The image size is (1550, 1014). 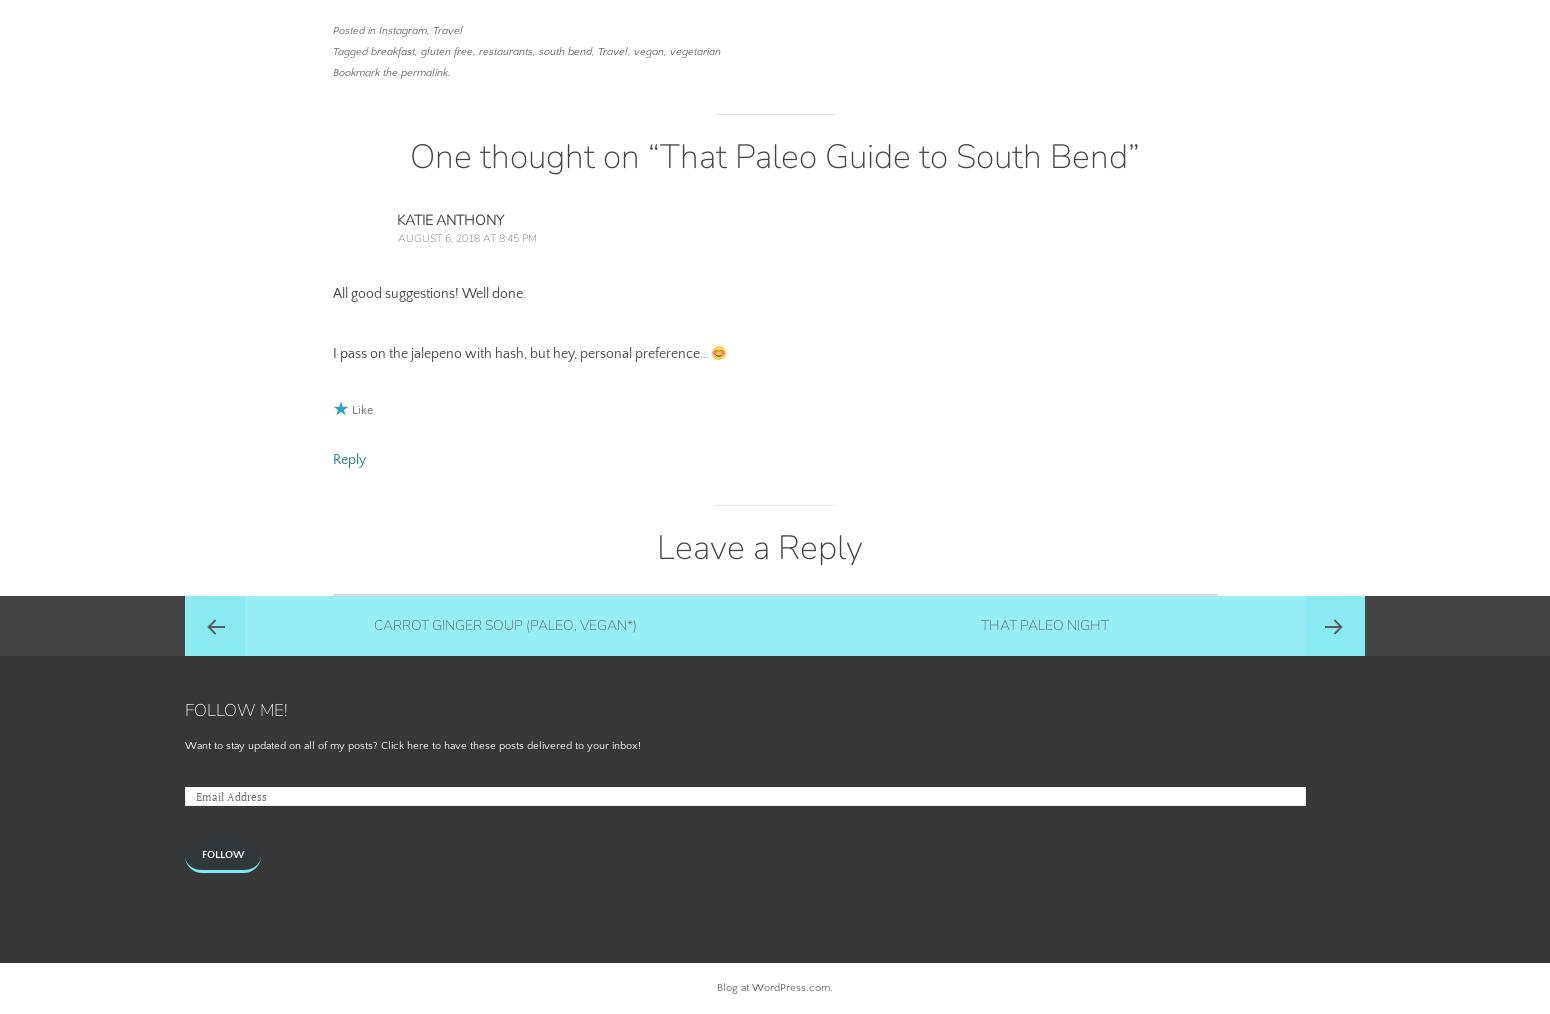 What do you see at coordinates (413, 744) in the screenshot?
I see `'Want to stay updated on all of my posts? Click here to have these posts delivered to your inbox!'` at bounding box center [413, 744].